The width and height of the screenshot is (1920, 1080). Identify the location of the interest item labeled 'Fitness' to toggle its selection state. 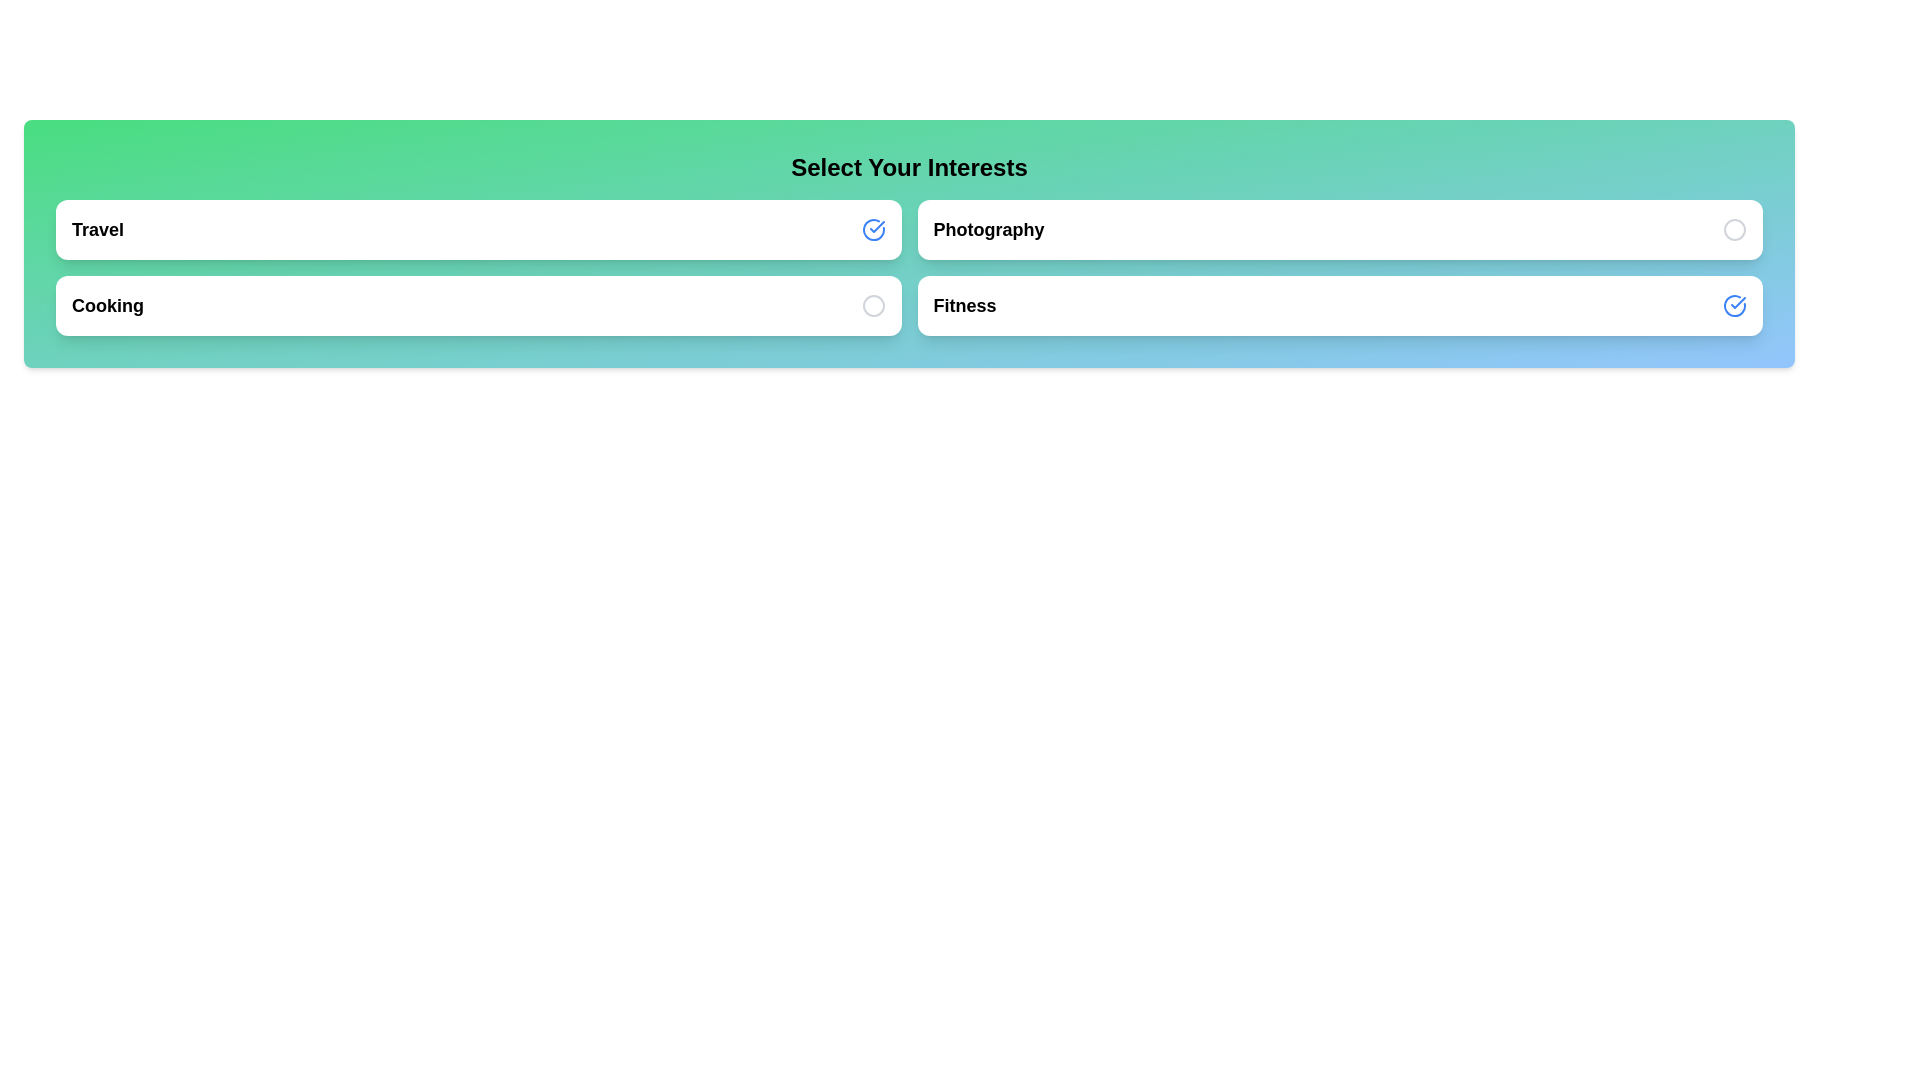
(1340, 305).